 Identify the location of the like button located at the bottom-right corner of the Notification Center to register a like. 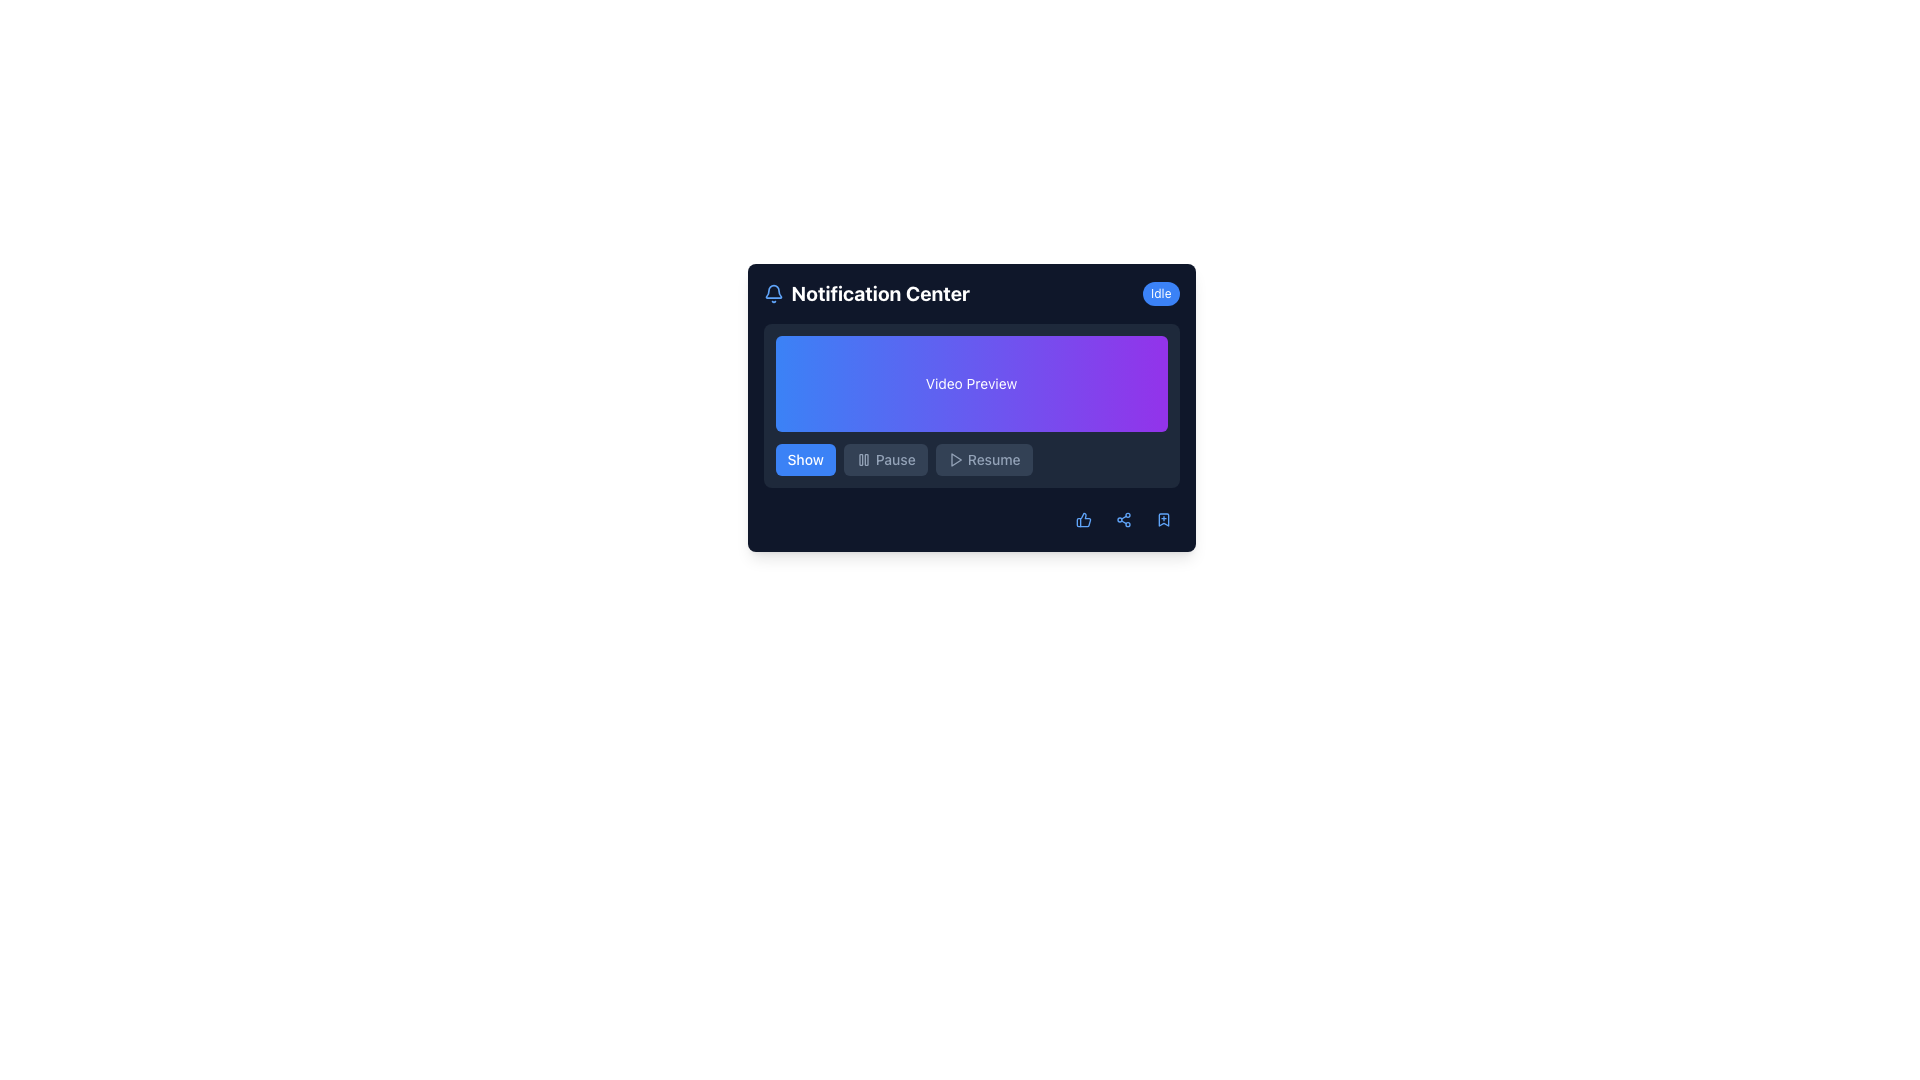
(1082, 519).